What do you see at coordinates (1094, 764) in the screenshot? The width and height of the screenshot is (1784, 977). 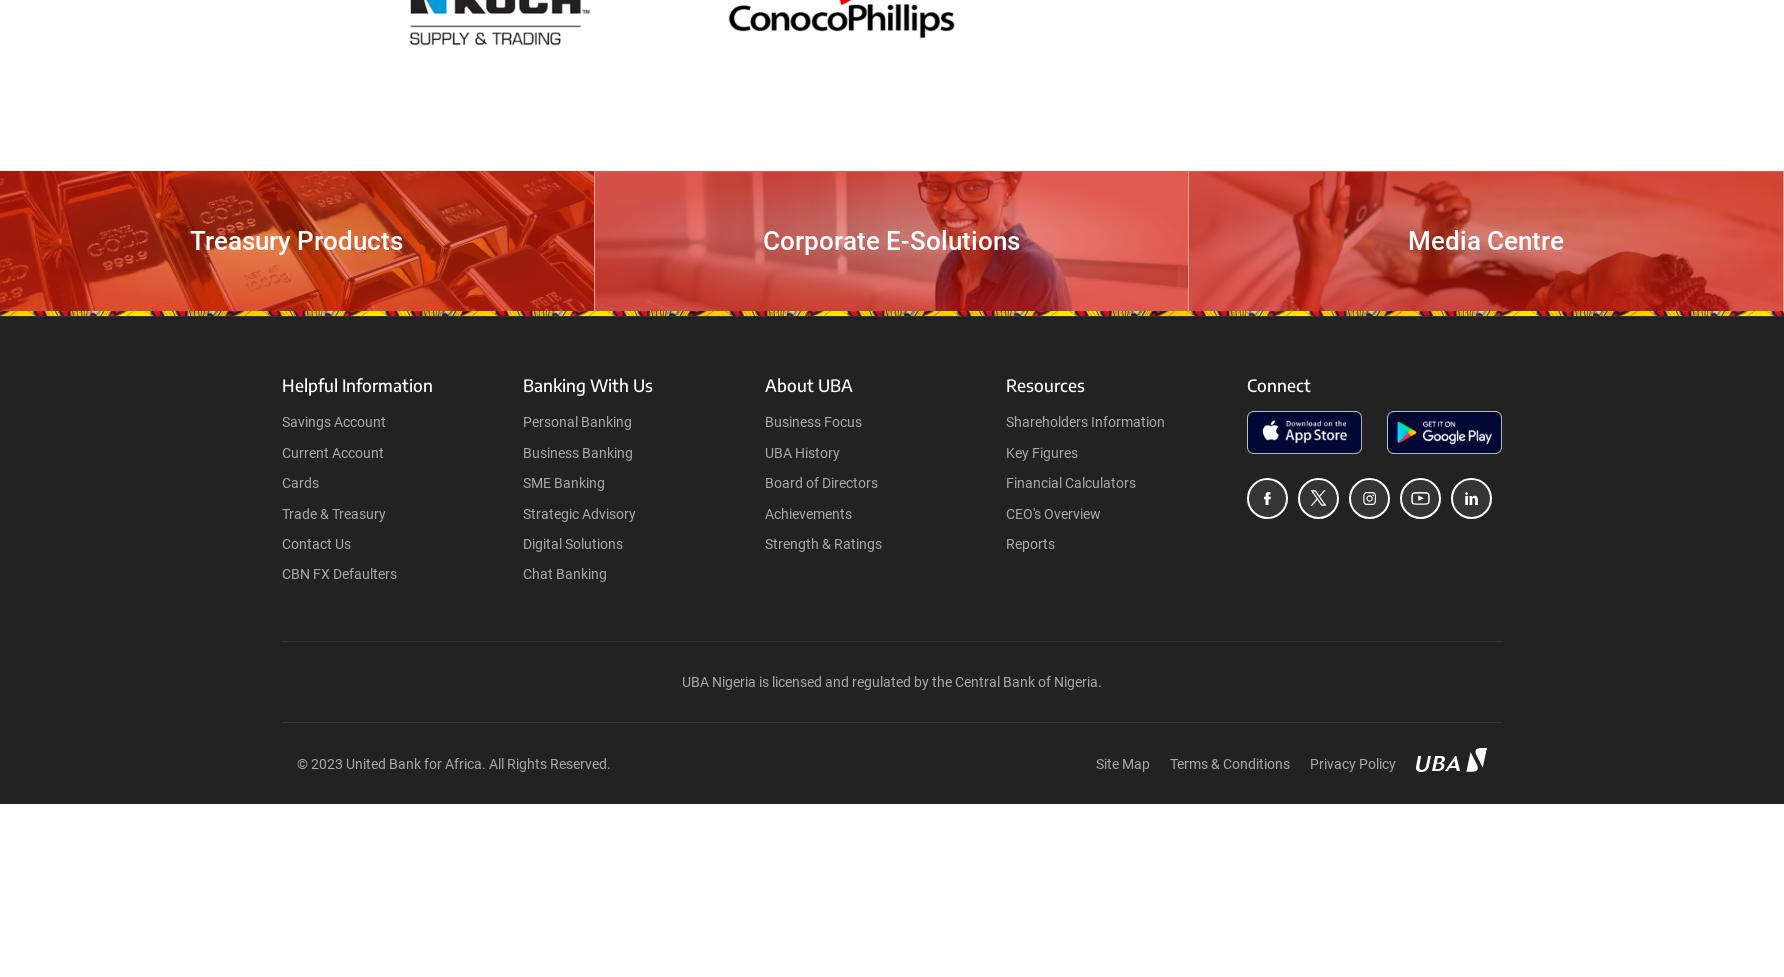 I see `'Site Map'` at bounding box center [1094, 764].